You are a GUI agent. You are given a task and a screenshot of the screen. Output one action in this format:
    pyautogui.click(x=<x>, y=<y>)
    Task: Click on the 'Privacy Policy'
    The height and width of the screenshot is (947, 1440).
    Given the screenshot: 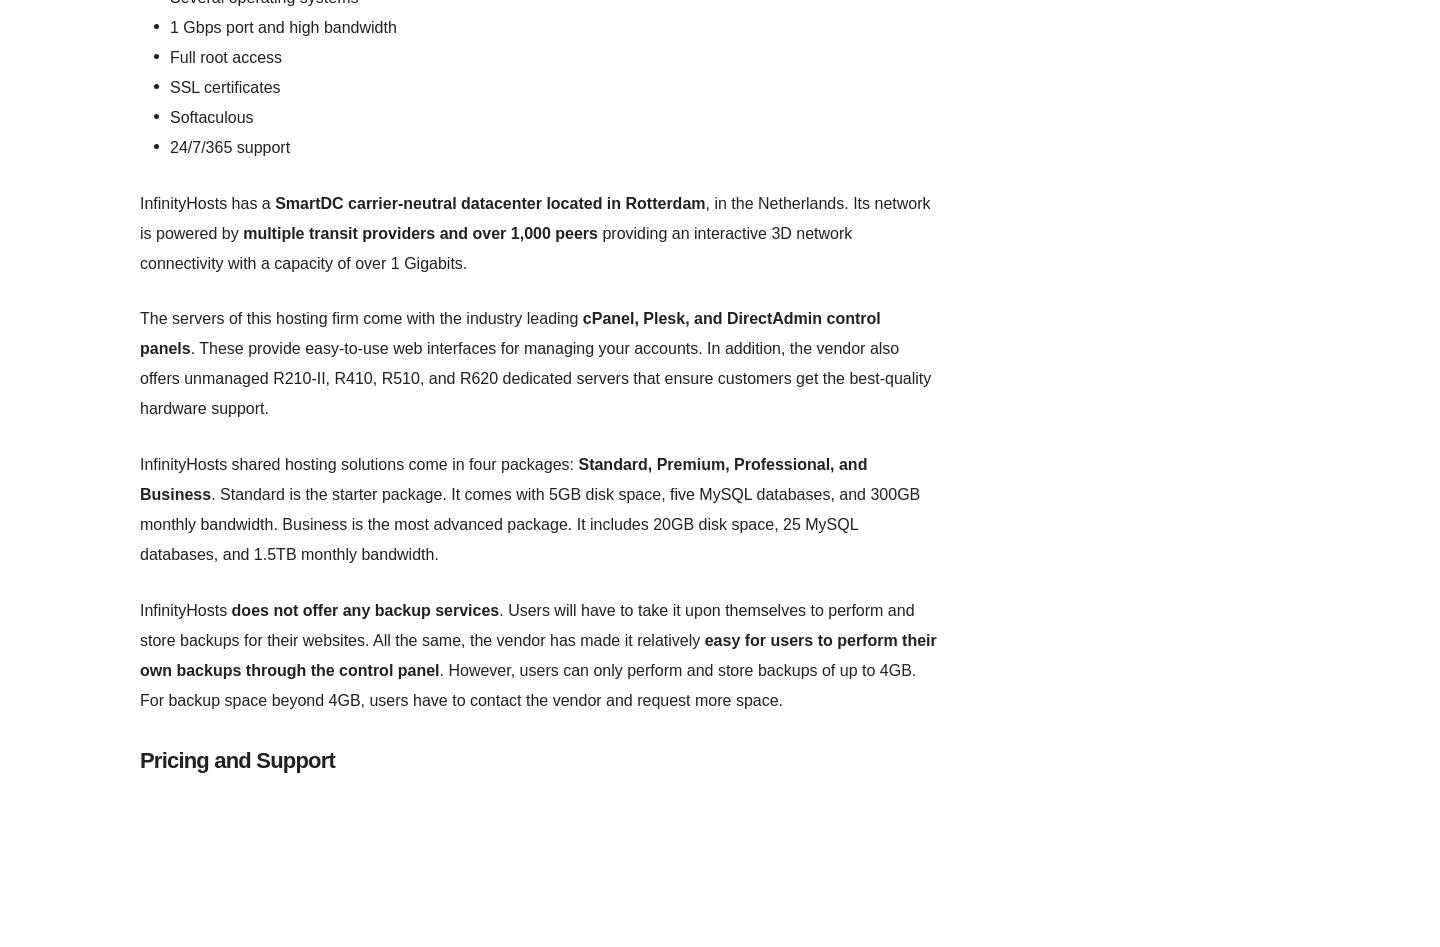 What is the action you would take?
    pyautogui.click(x=743, y=262)
    